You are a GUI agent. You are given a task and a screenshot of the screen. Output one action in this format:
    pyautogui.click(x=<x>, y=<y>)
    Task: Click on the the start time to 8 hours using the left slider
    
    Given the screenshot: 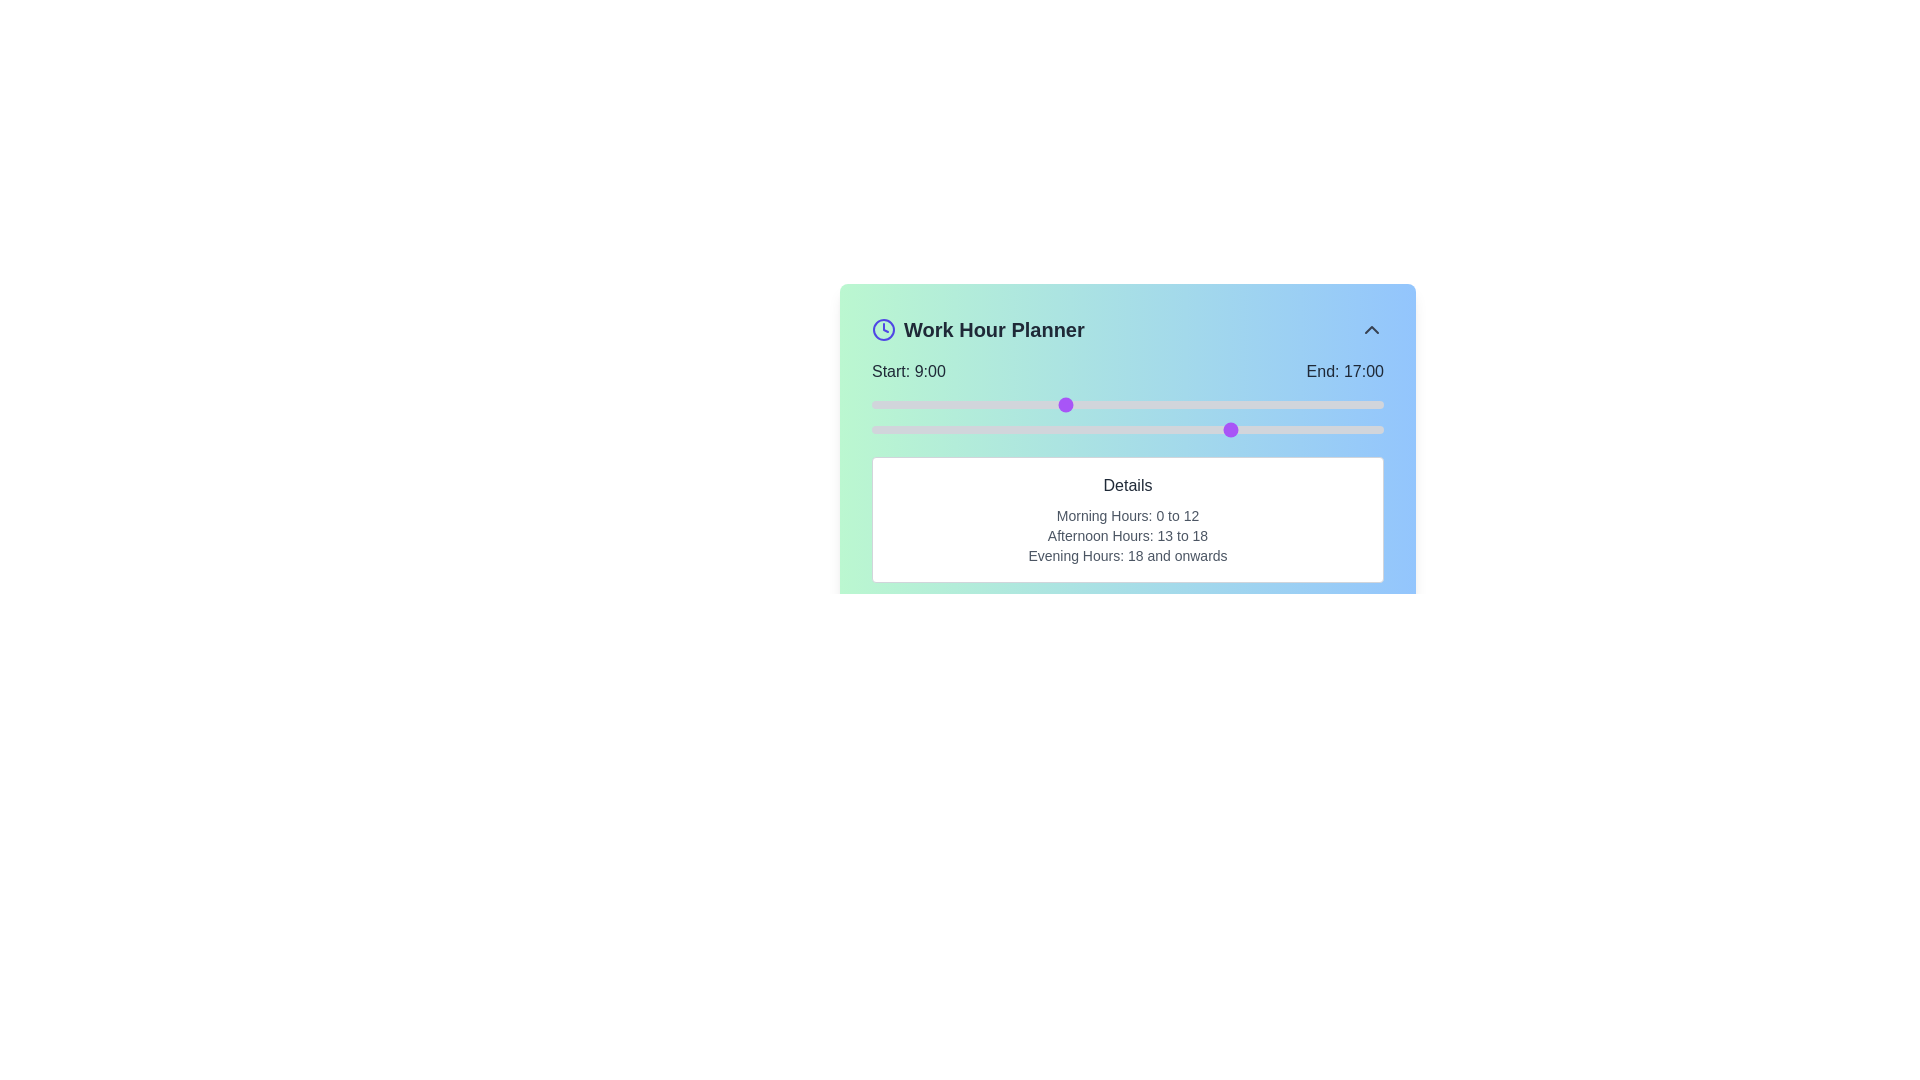 What is the action you would take?
    pyautogui.click(x=1041, y=405)
    